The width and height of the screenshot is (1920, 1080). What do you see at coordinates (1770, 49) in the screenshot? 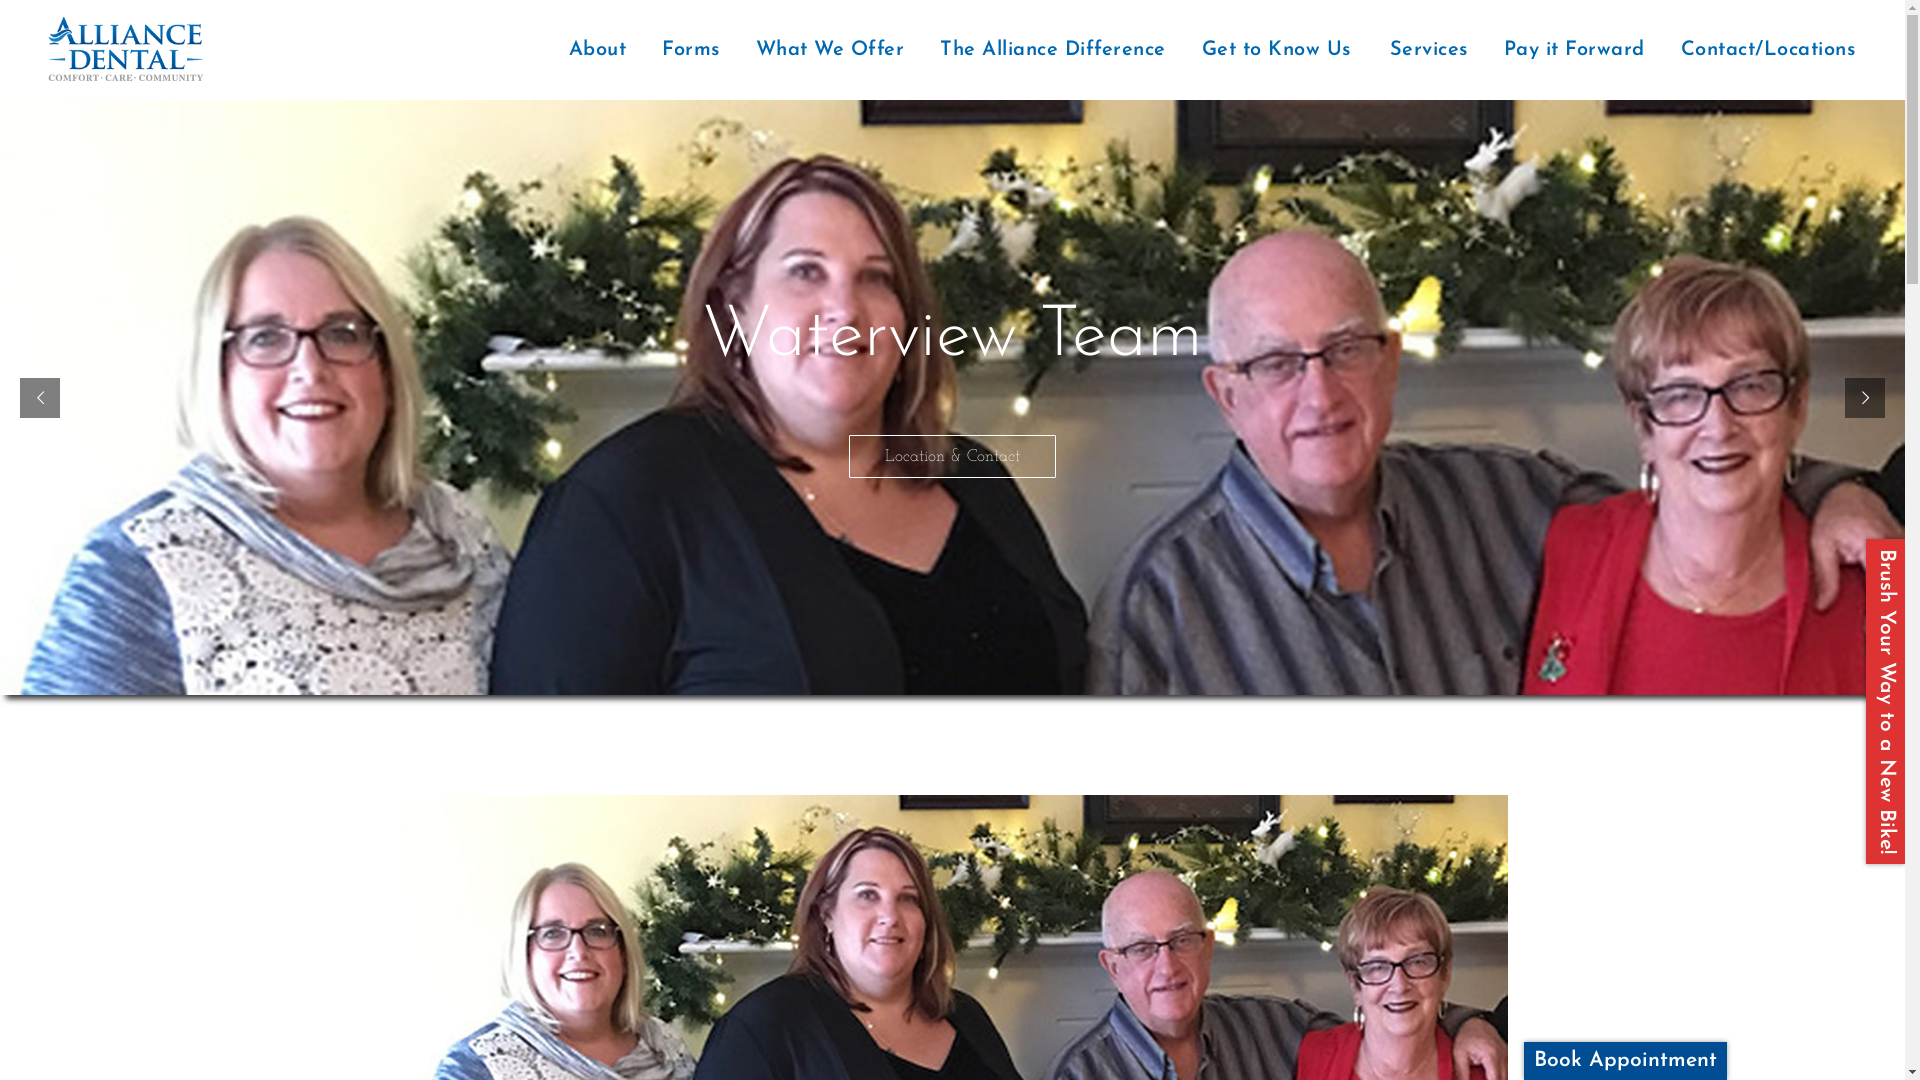
I see `'Contact/Locations'` at bounding box center [1770, 49].